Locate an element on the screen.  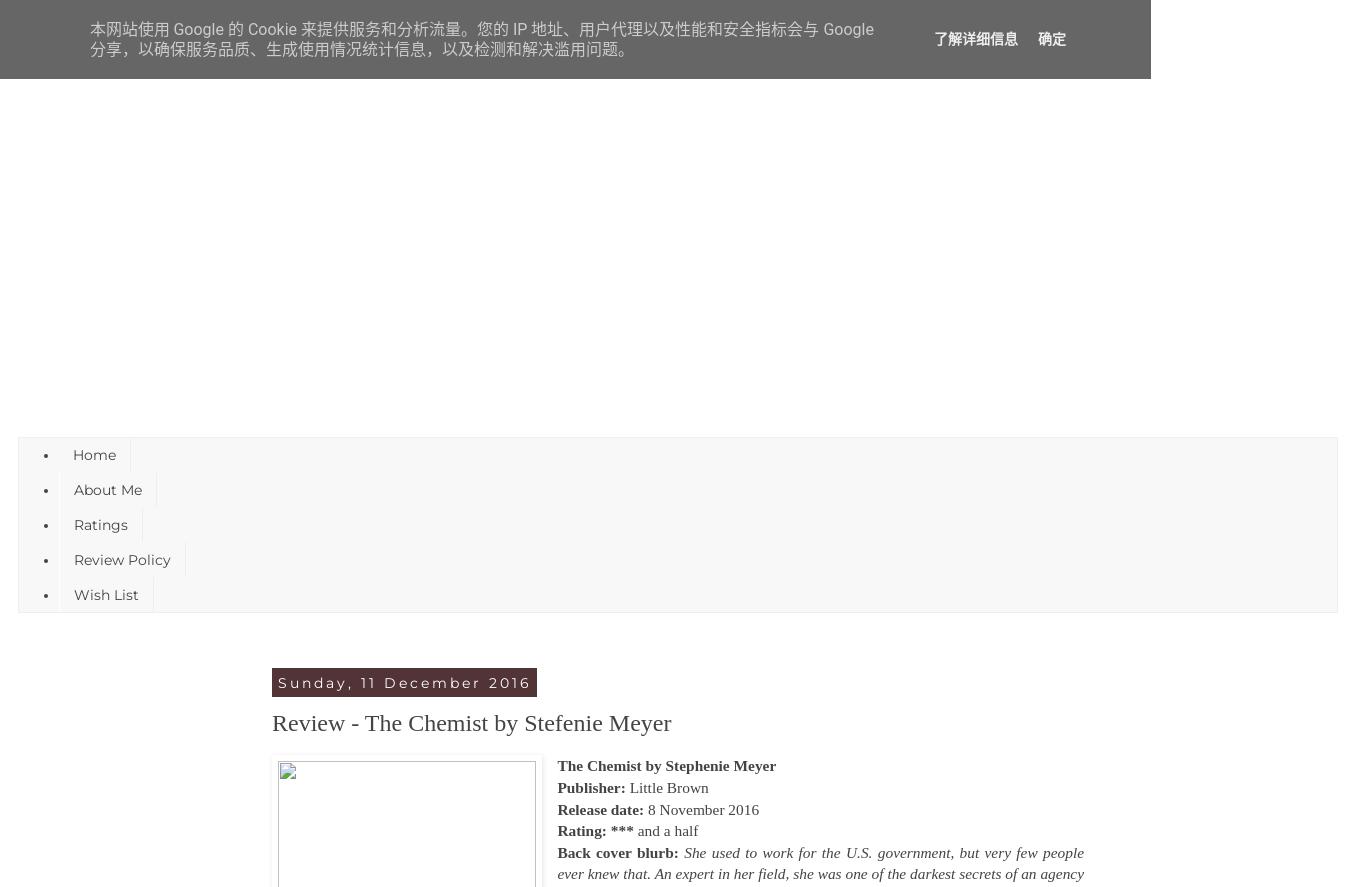
'Little Brown' is located at coordinates (628, 785).